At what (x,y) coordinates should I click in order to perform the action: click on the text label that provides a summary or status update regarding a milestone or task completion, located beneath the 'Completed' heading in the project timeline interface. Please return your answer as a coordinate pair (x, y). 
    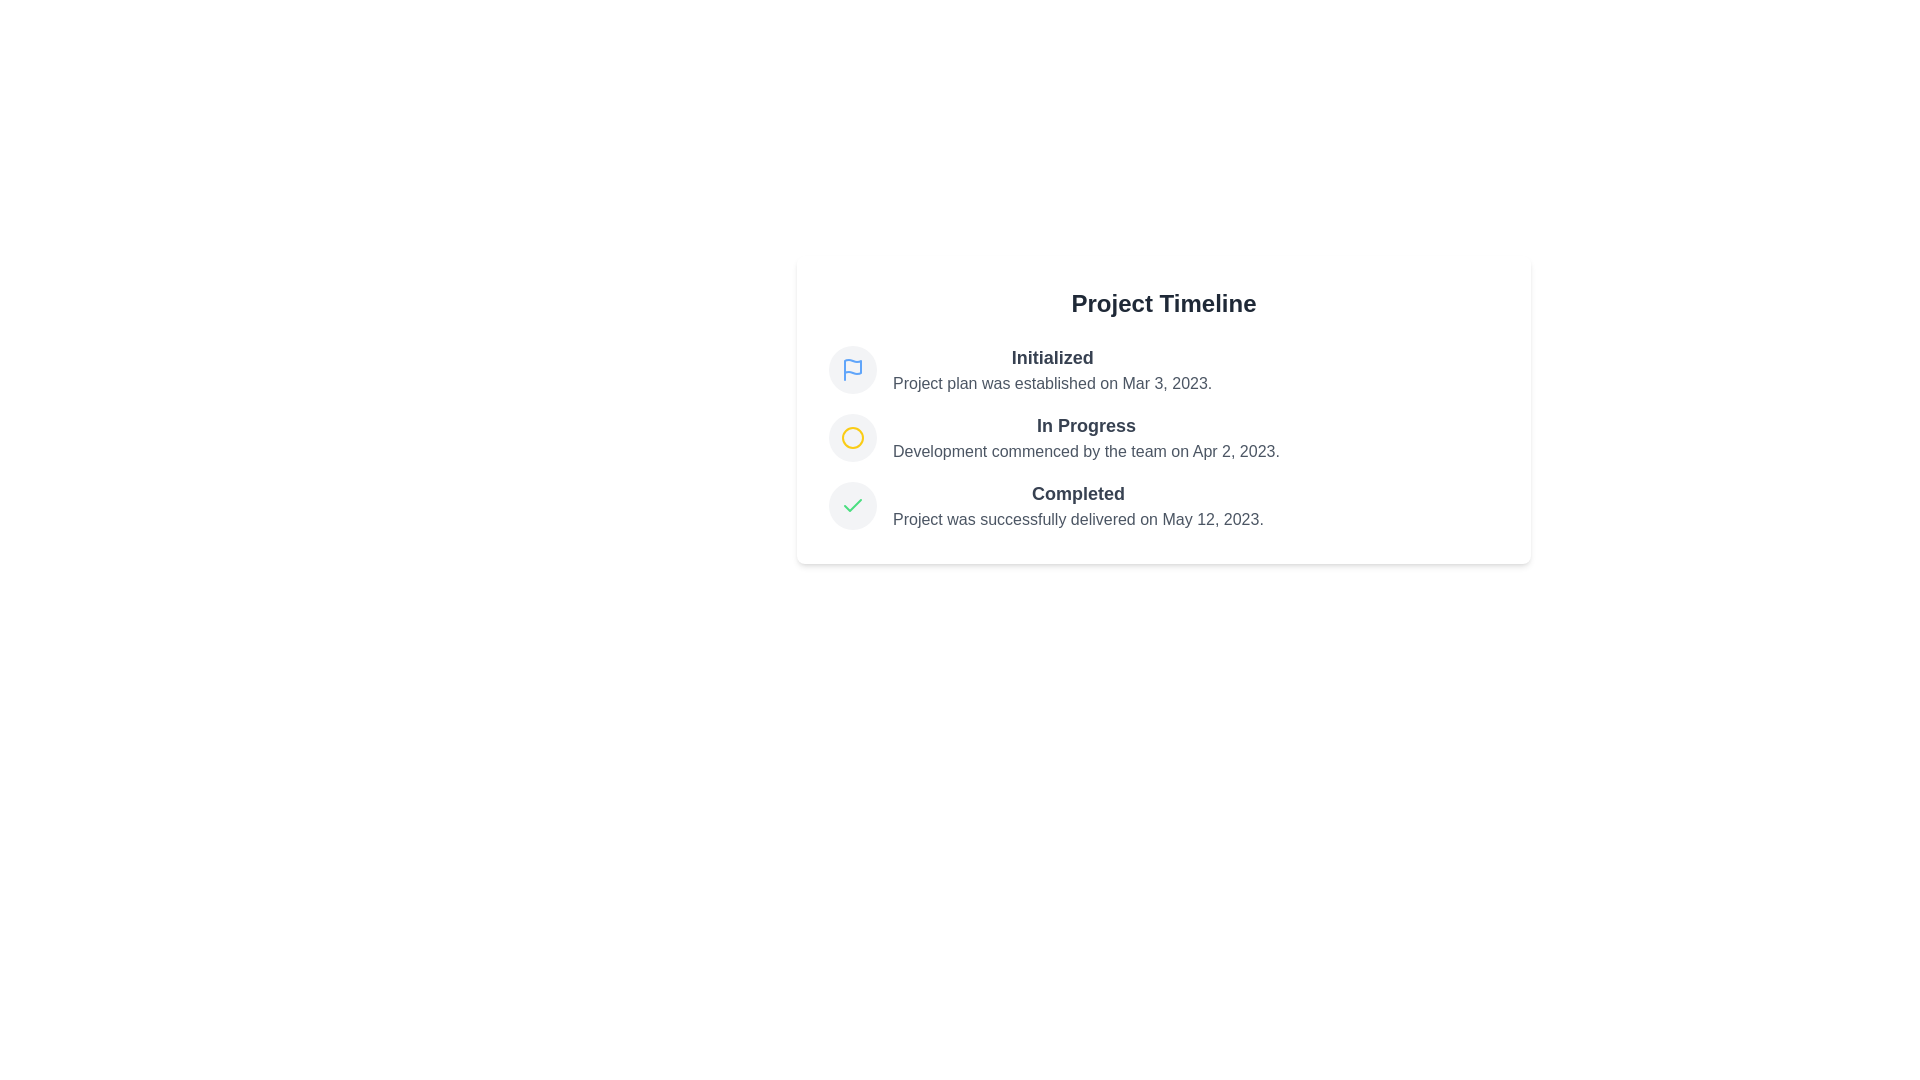
    Looking at the image, I should click on (1077, 519).